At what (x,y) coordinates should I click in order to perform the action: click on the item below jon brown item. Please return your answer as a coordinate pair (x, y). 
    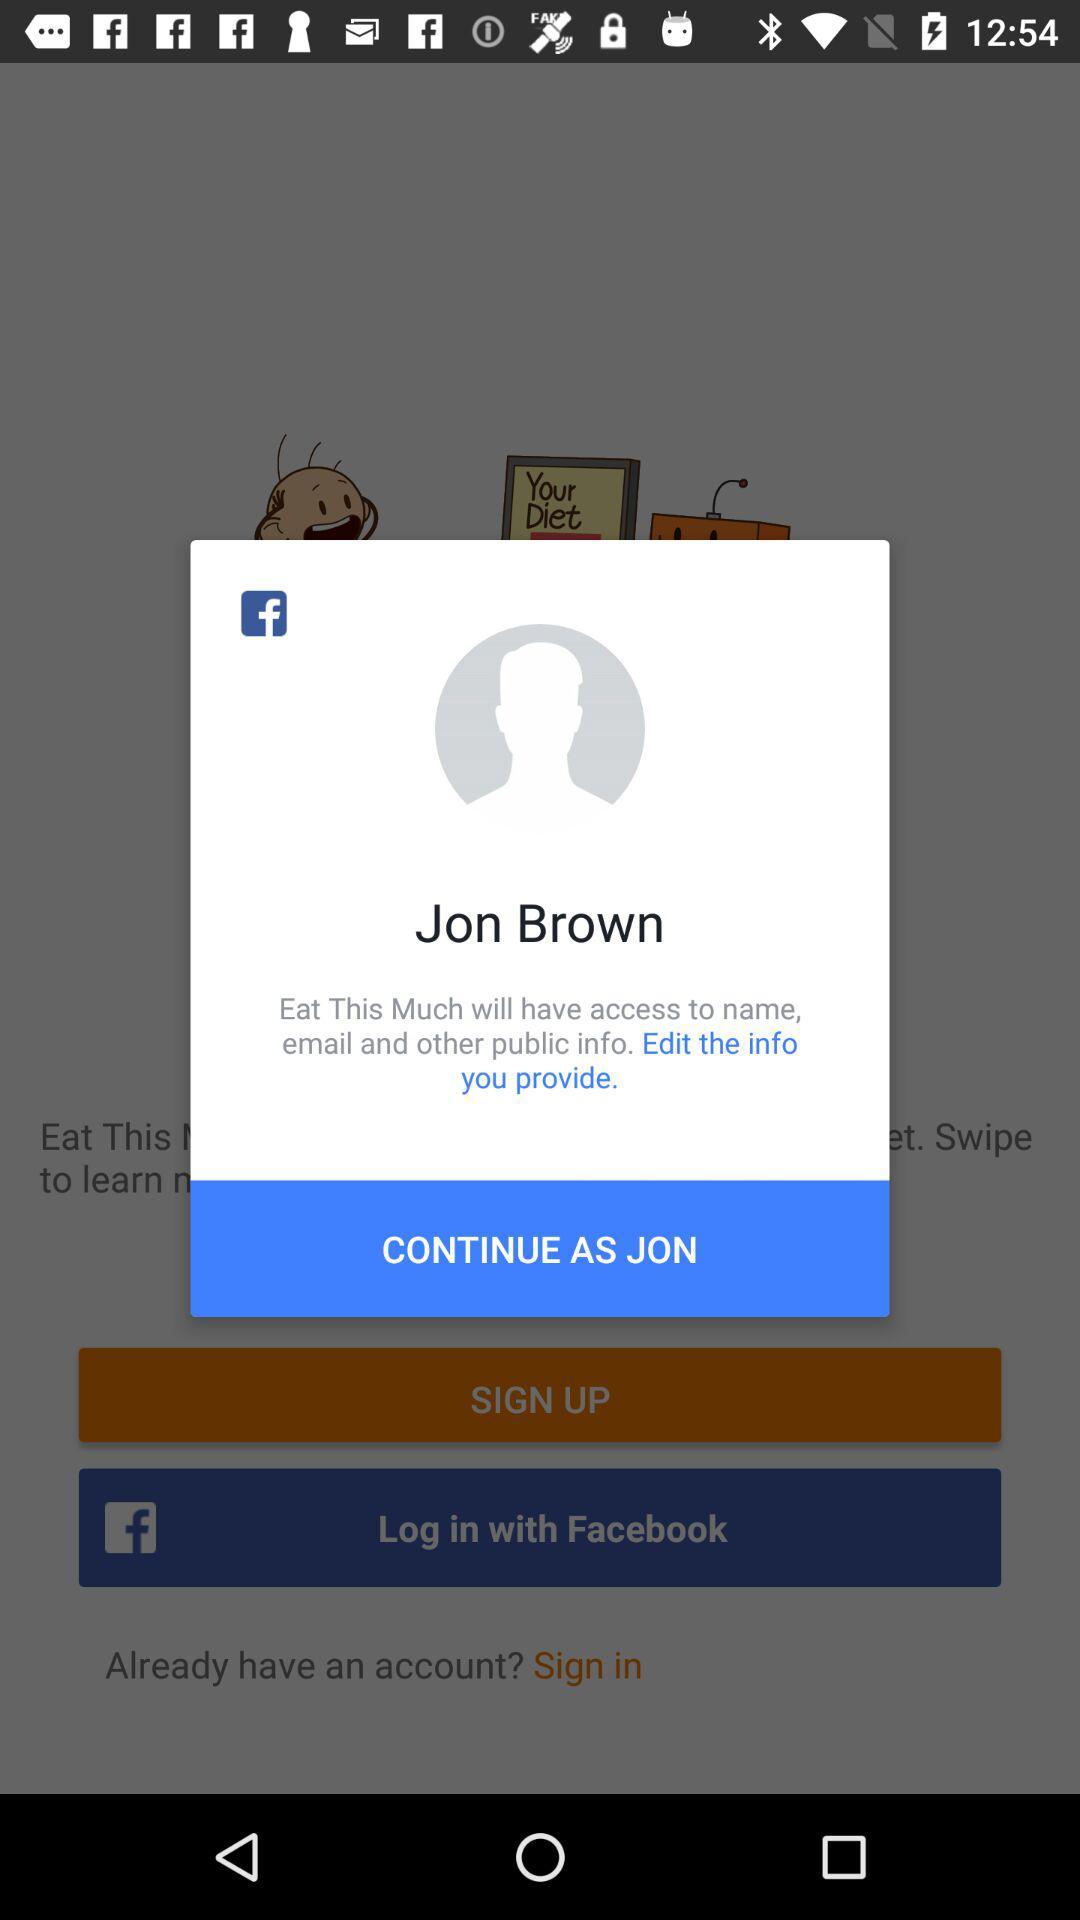
    Looking at the image, I should click on (540, 1041).